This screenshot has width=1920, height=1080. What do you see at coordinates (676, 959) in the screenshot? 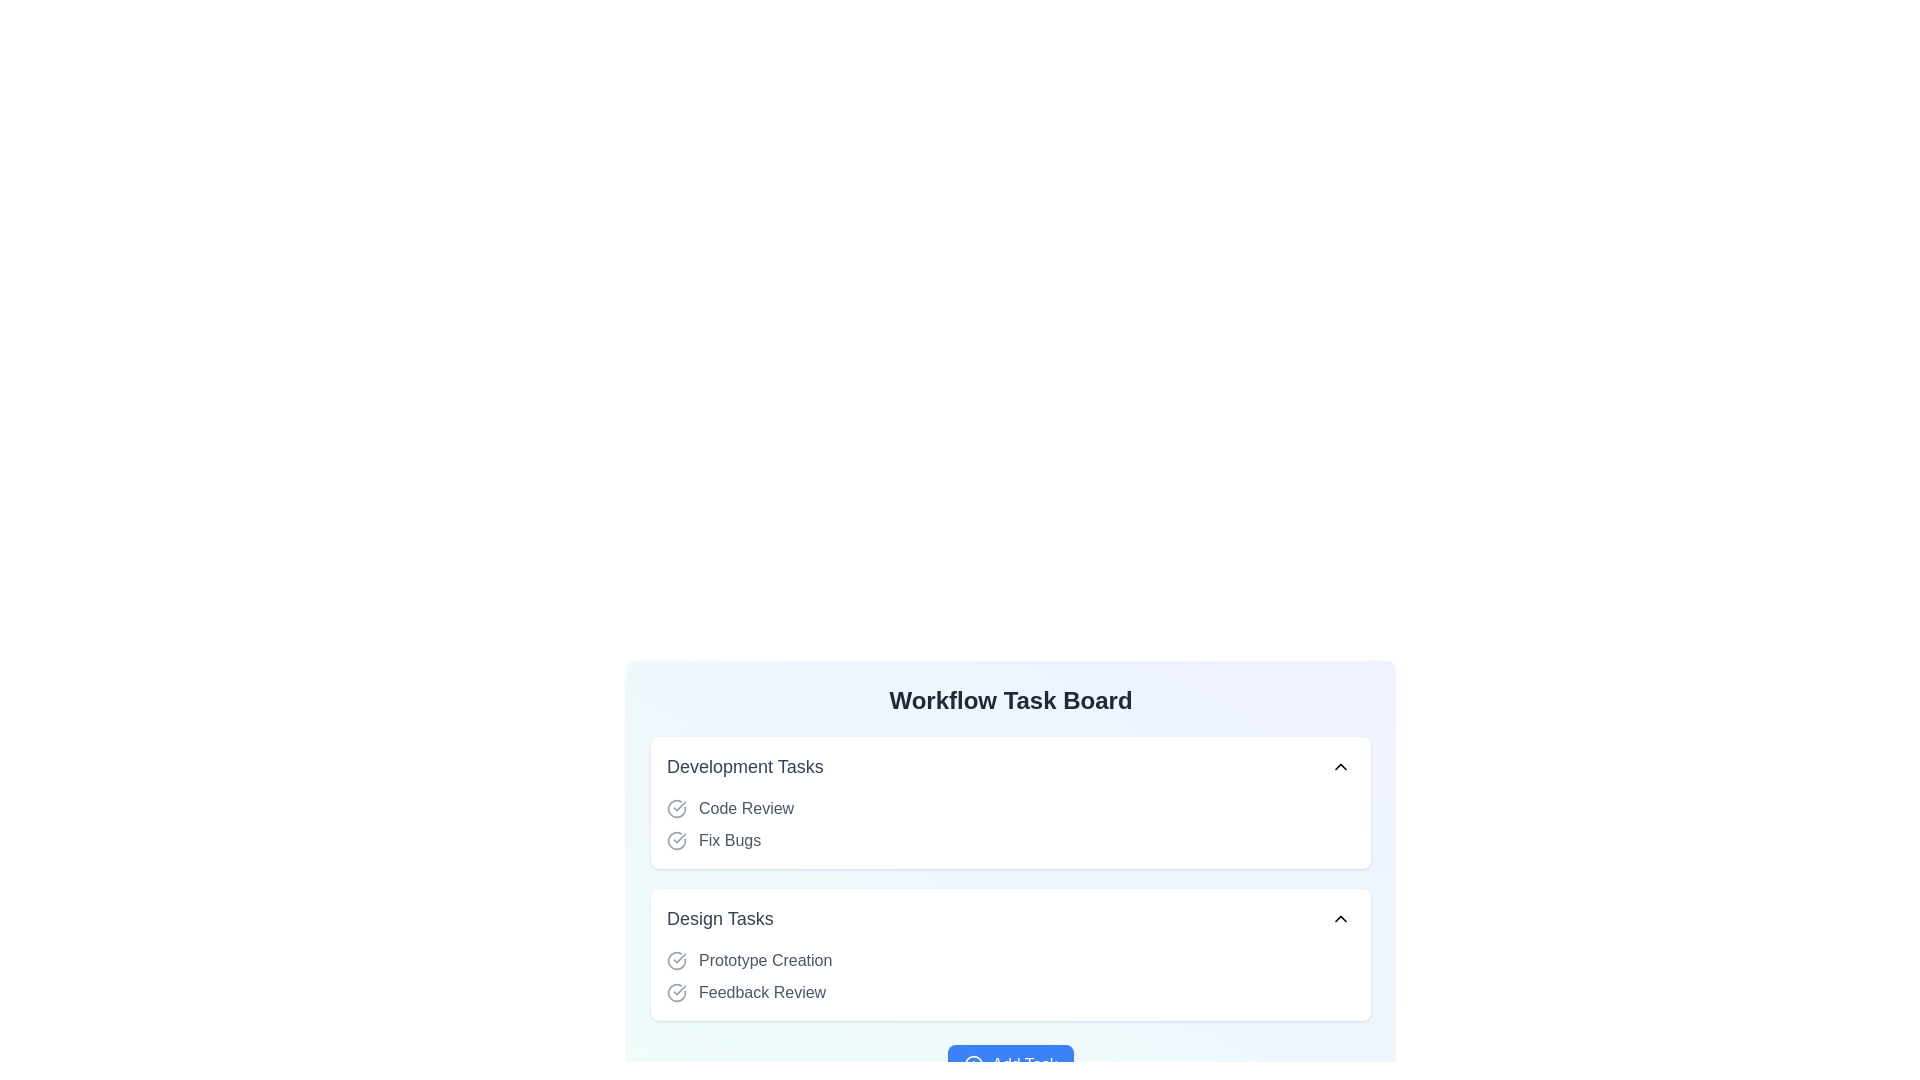
I see `the graphical icon indicating the status of the task 'Prototype Creation' in the 'Design Tasks' group, located to the left of the text 'Prototype Creation.'` at bounding box center [676, 959].